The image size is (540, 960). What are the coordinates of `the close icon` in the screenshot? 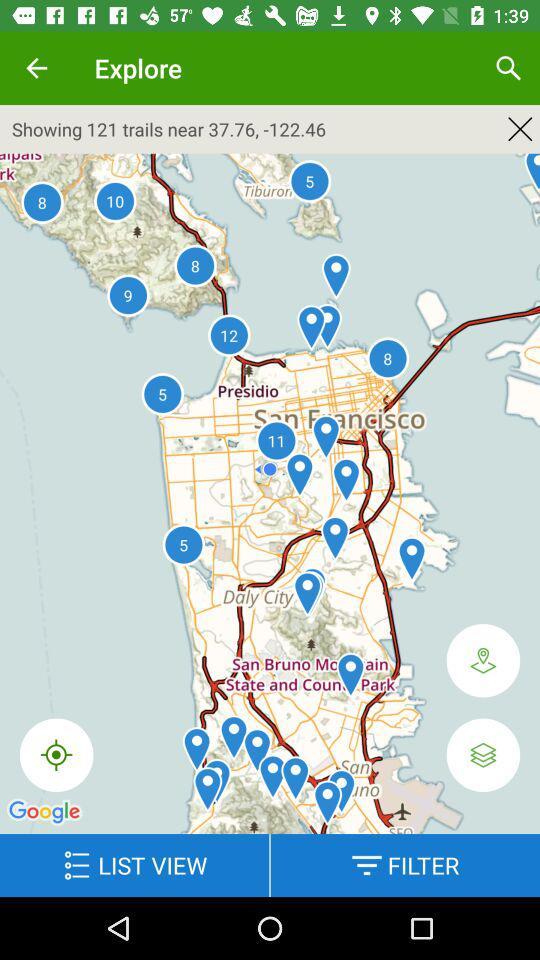 It's located at (520, 128).